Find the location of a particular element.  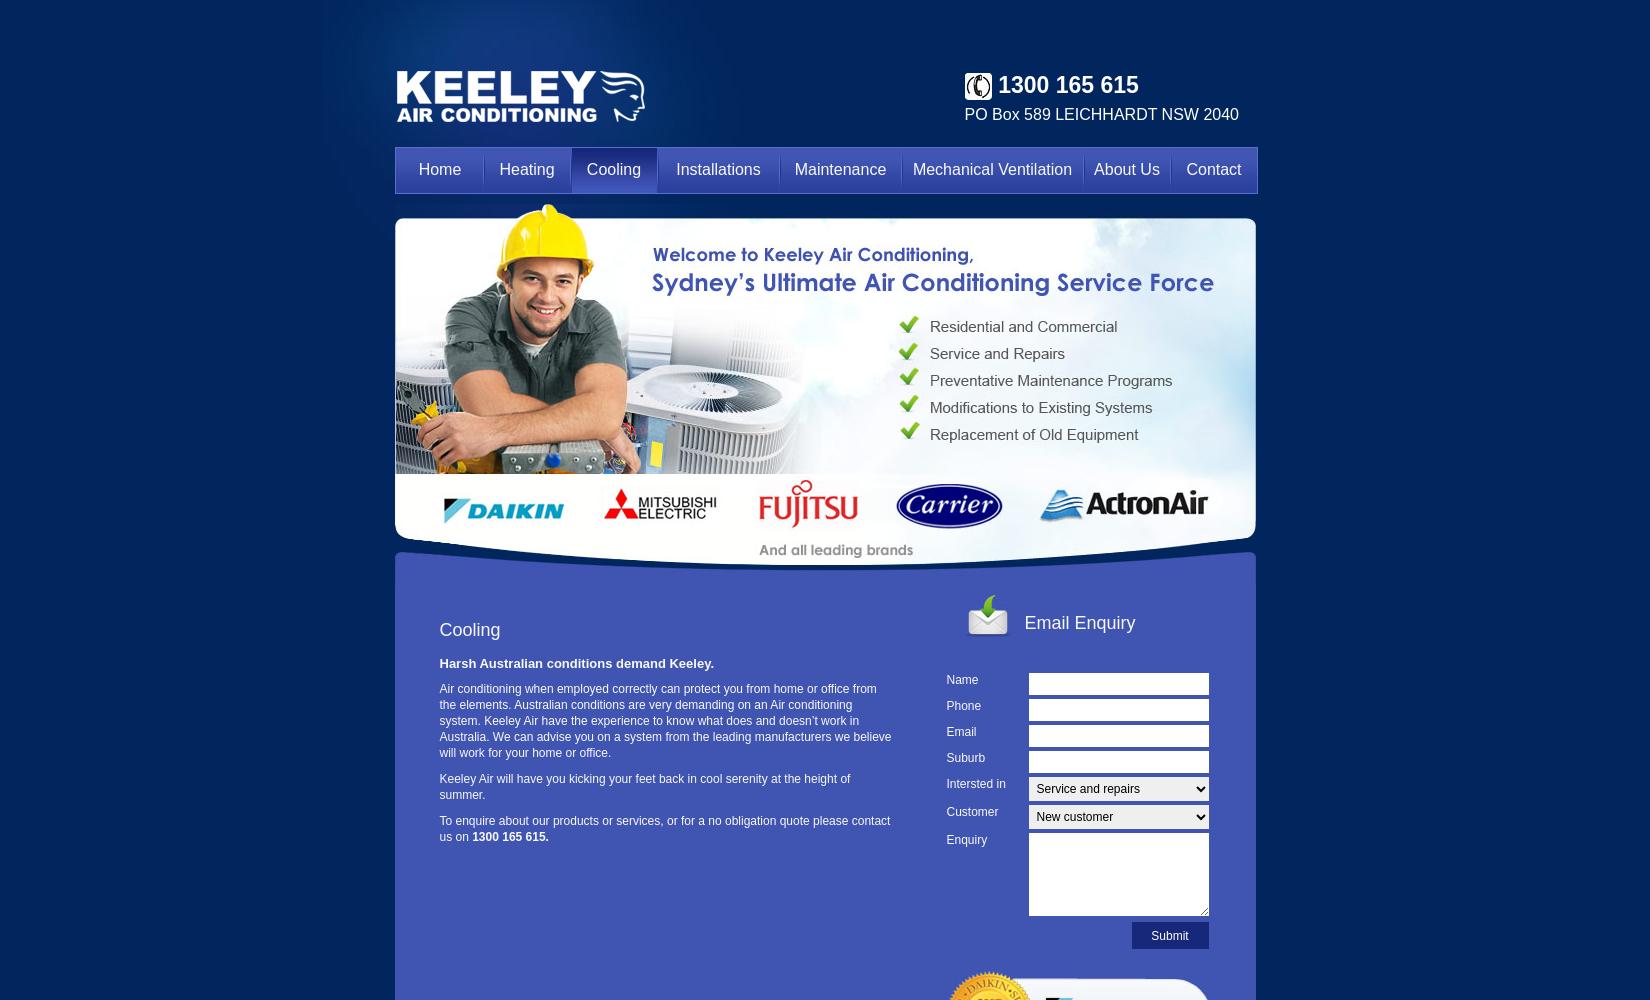

'Customer' is located at coordinates (972, 812).